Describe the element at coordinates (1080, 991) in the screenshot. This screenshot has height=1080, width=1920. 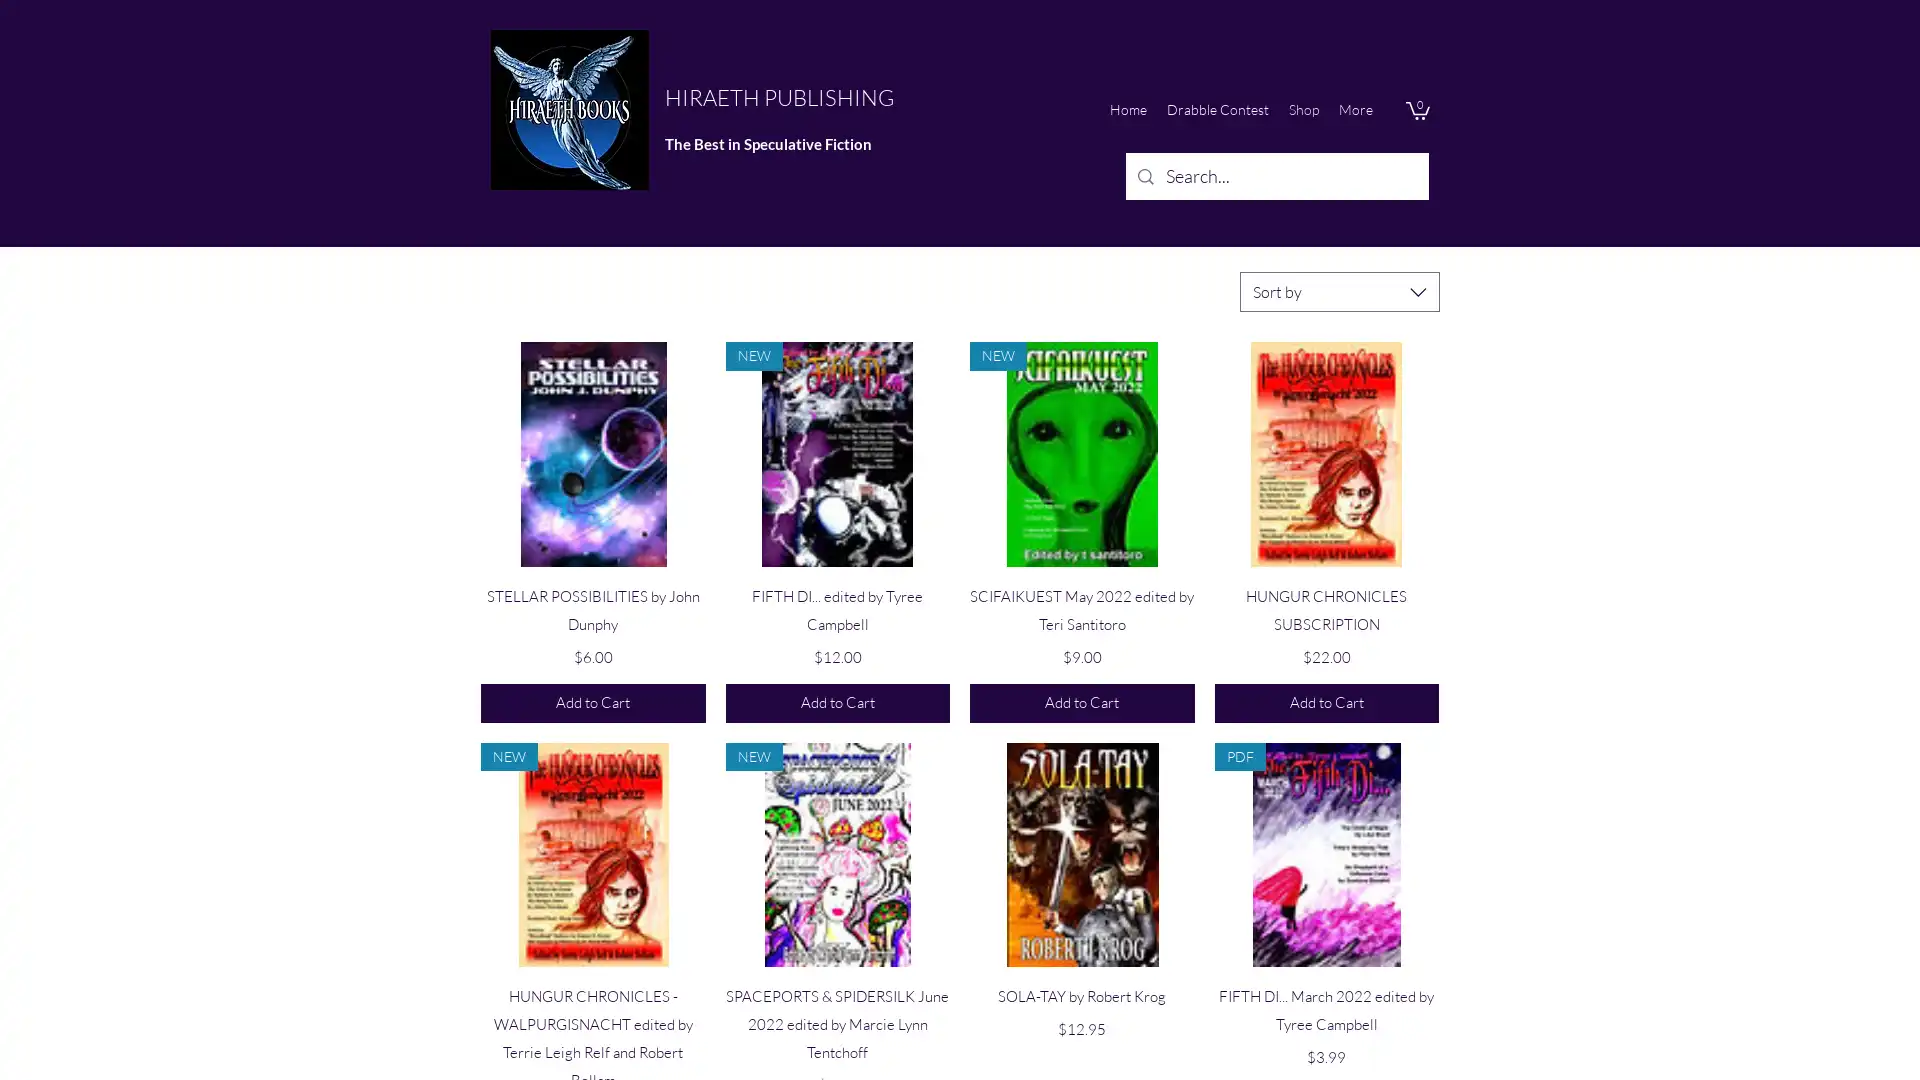
I see `Quick View` at that location.